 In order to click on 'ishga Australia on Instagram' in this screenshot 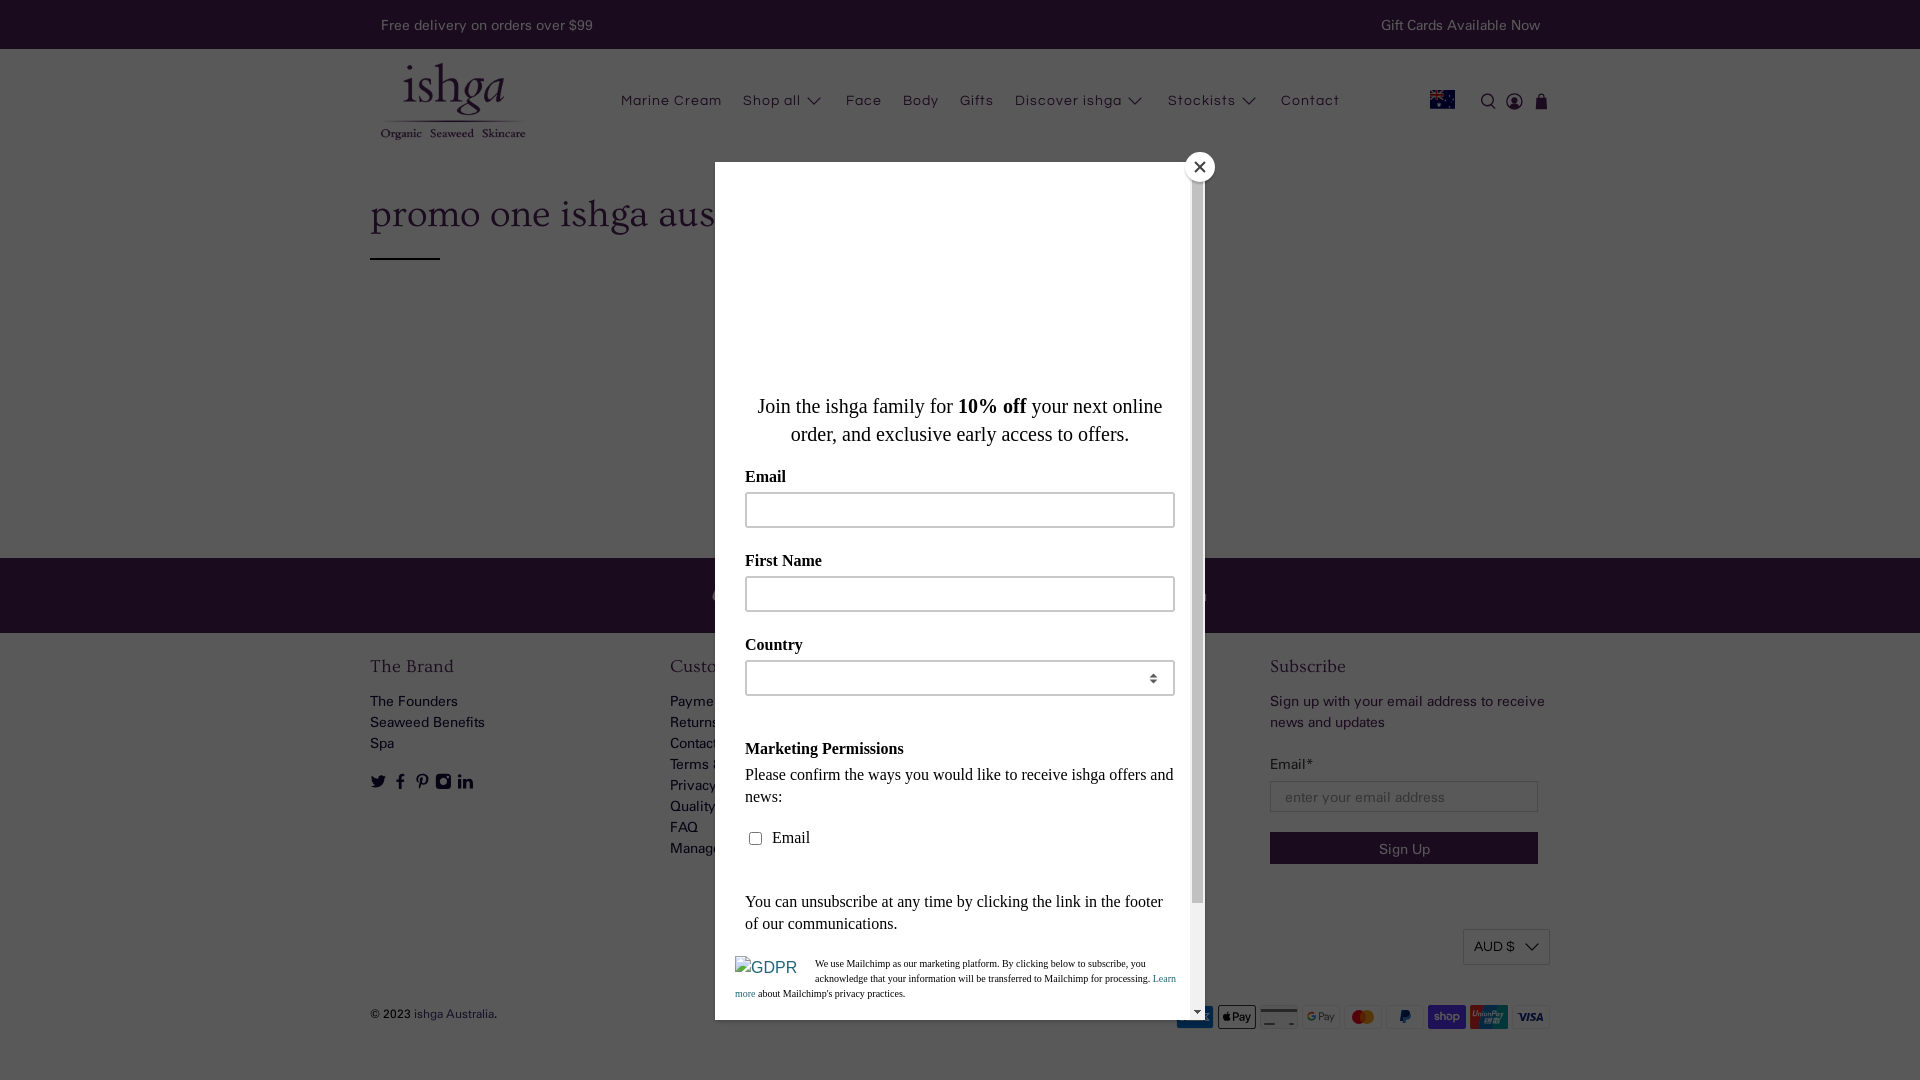, I will do `click(434, 783)`.